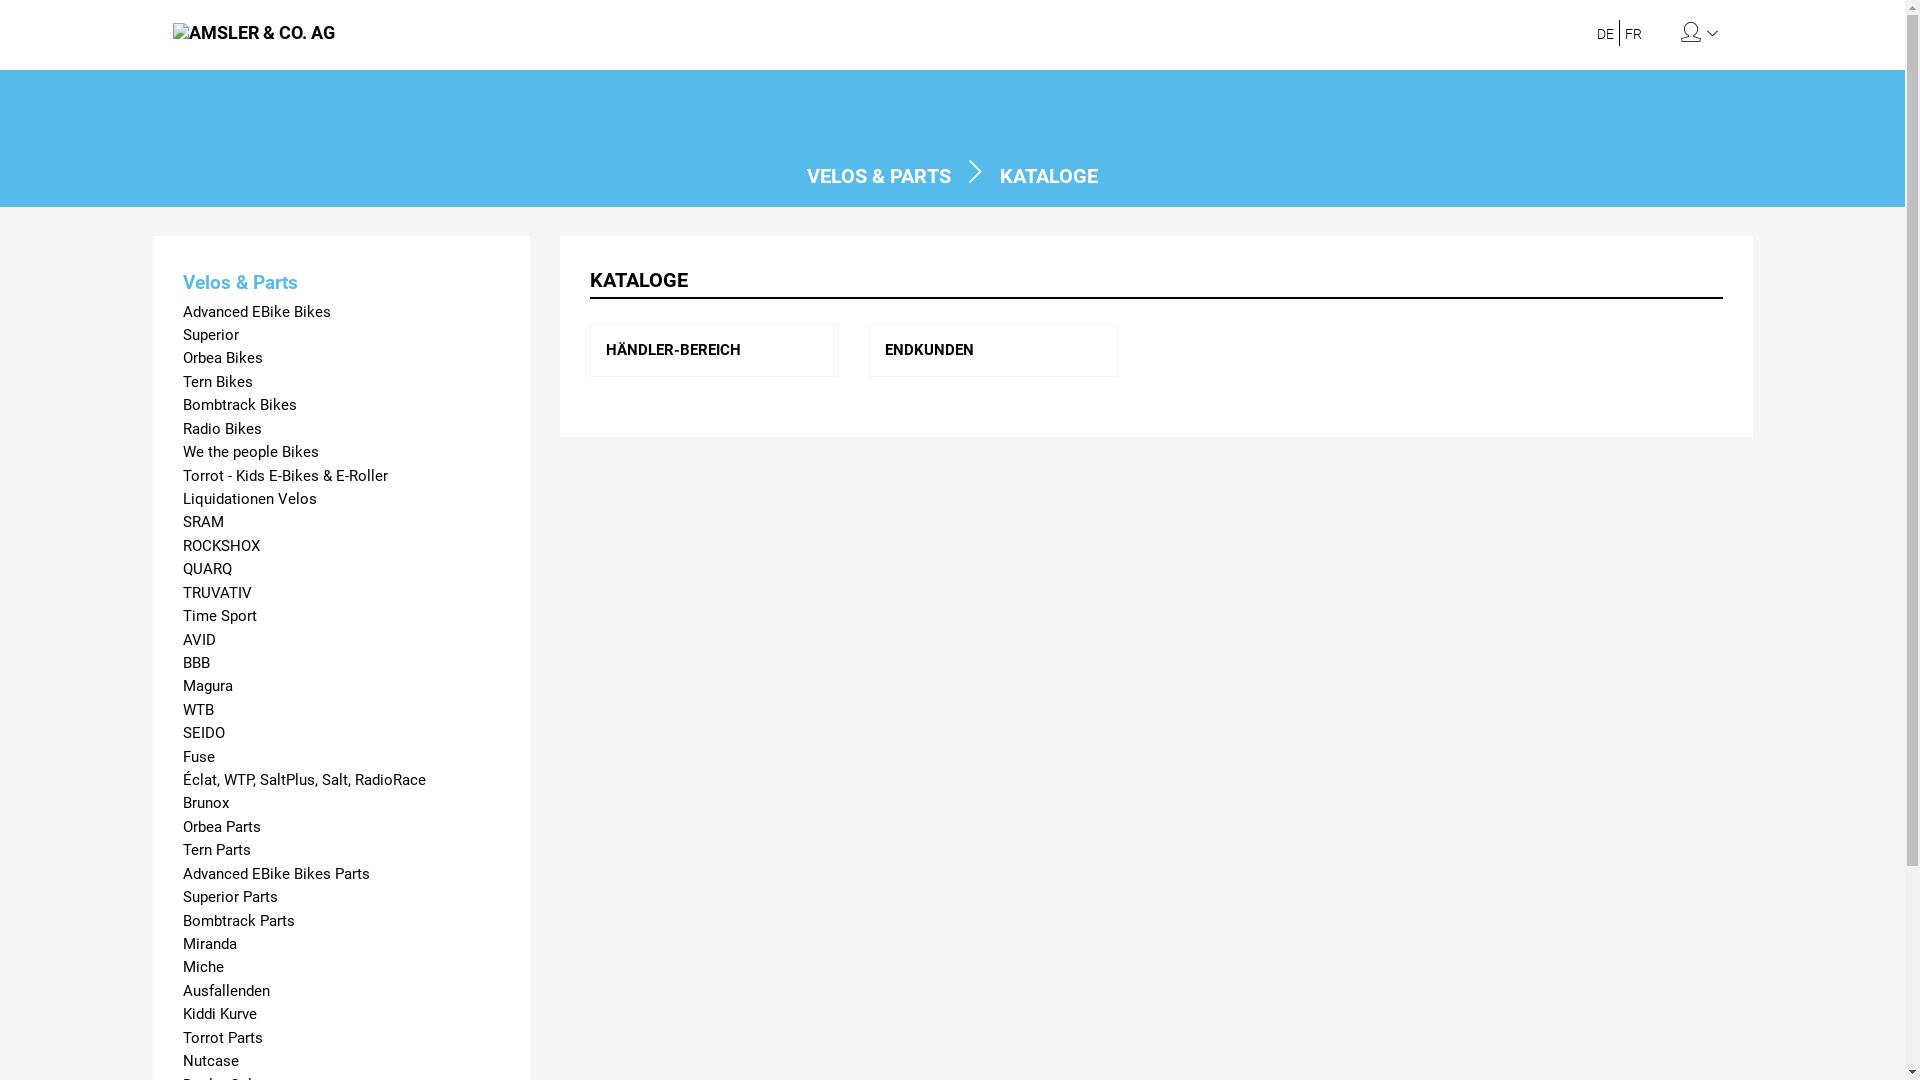 This screenshot has height=1080, width=1920. I want to click on 'WTB', so click(182, 709).